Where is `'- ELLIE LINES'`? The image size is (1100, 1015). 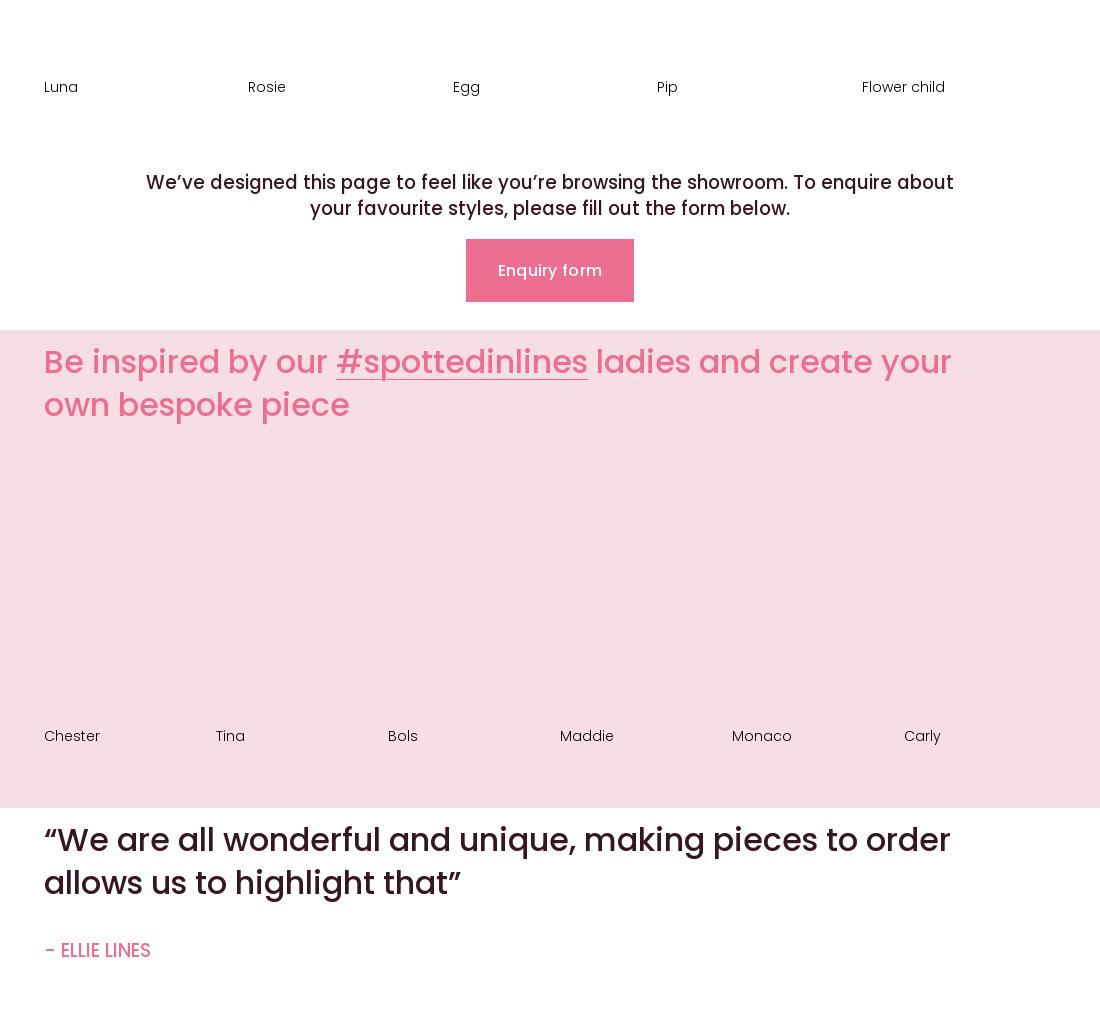
'- ELLIE LINES' is located at coordinates (97, 950).